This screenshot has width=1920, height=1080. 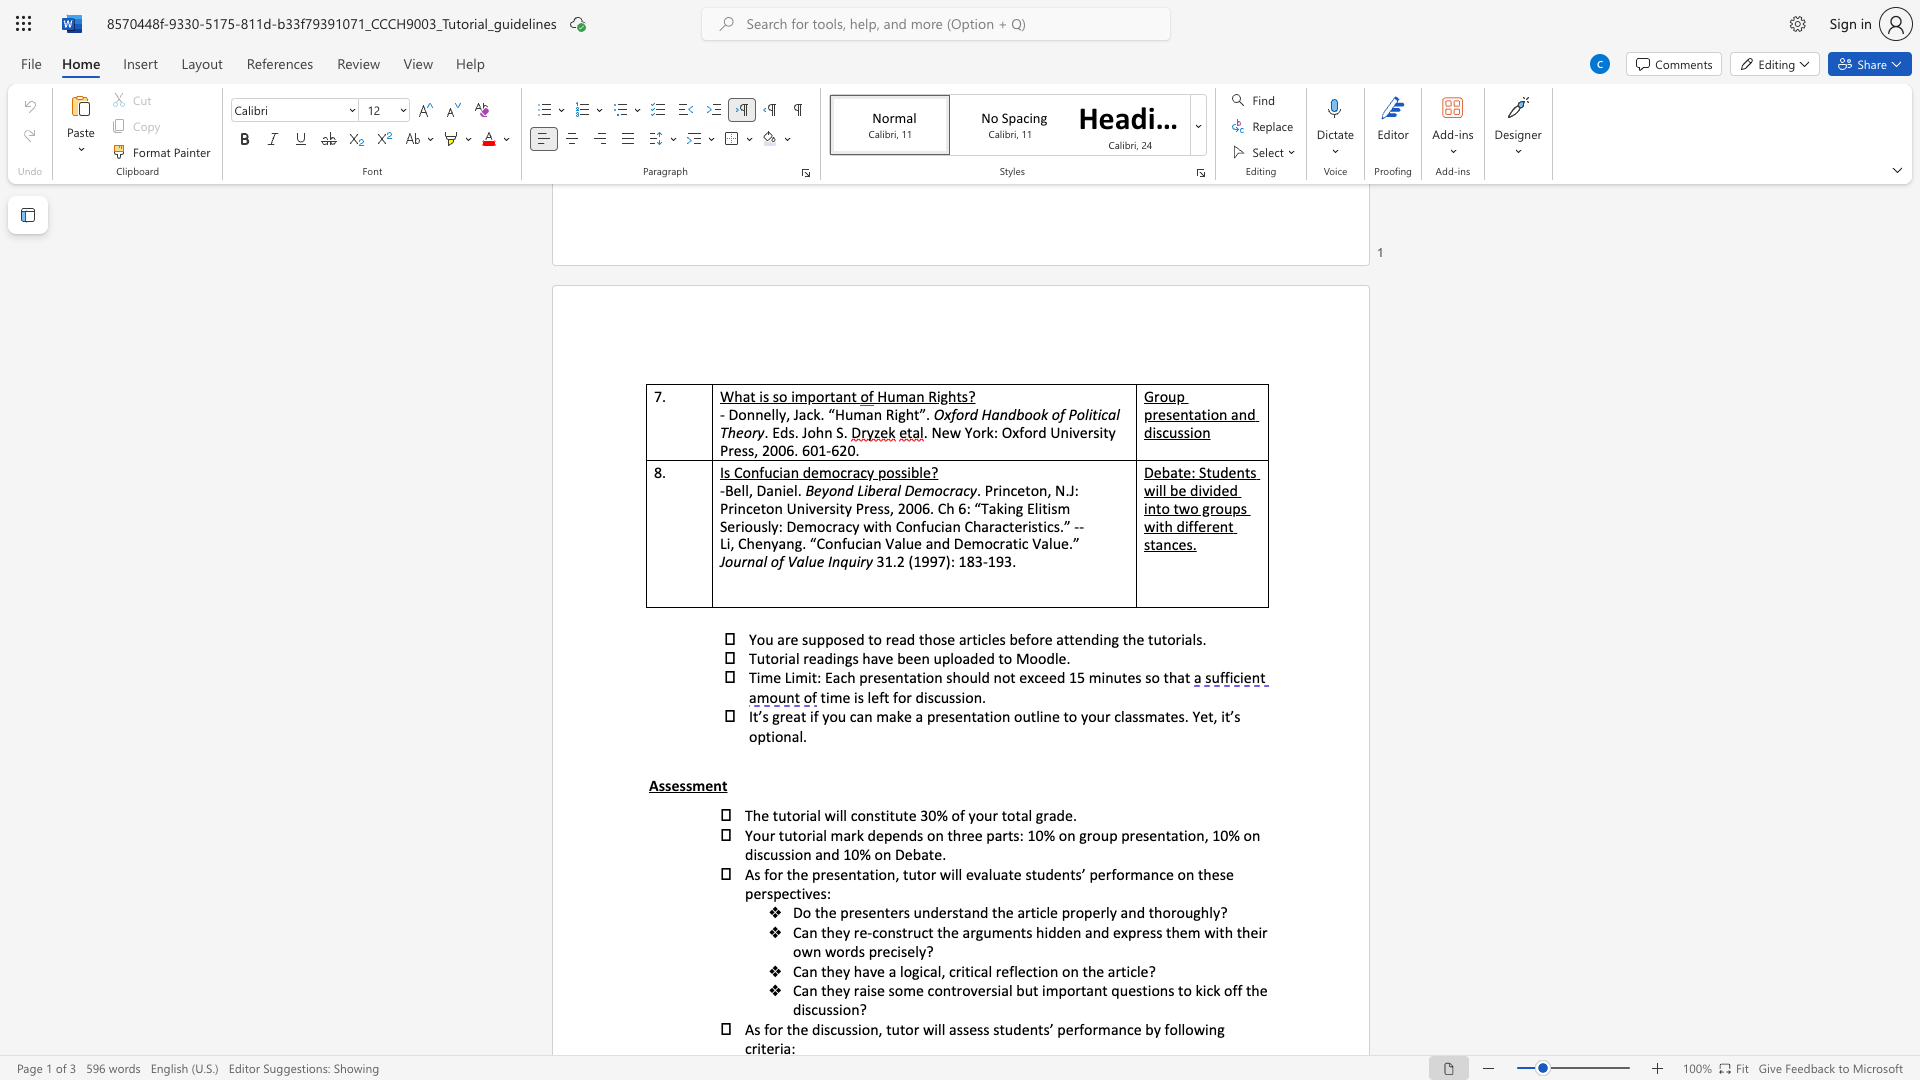 What do you see at coordinates (648, 784) in the screenshot?
I see `the subset text "Ass" within the text "Assessment"` at bounding box center [648, 784].